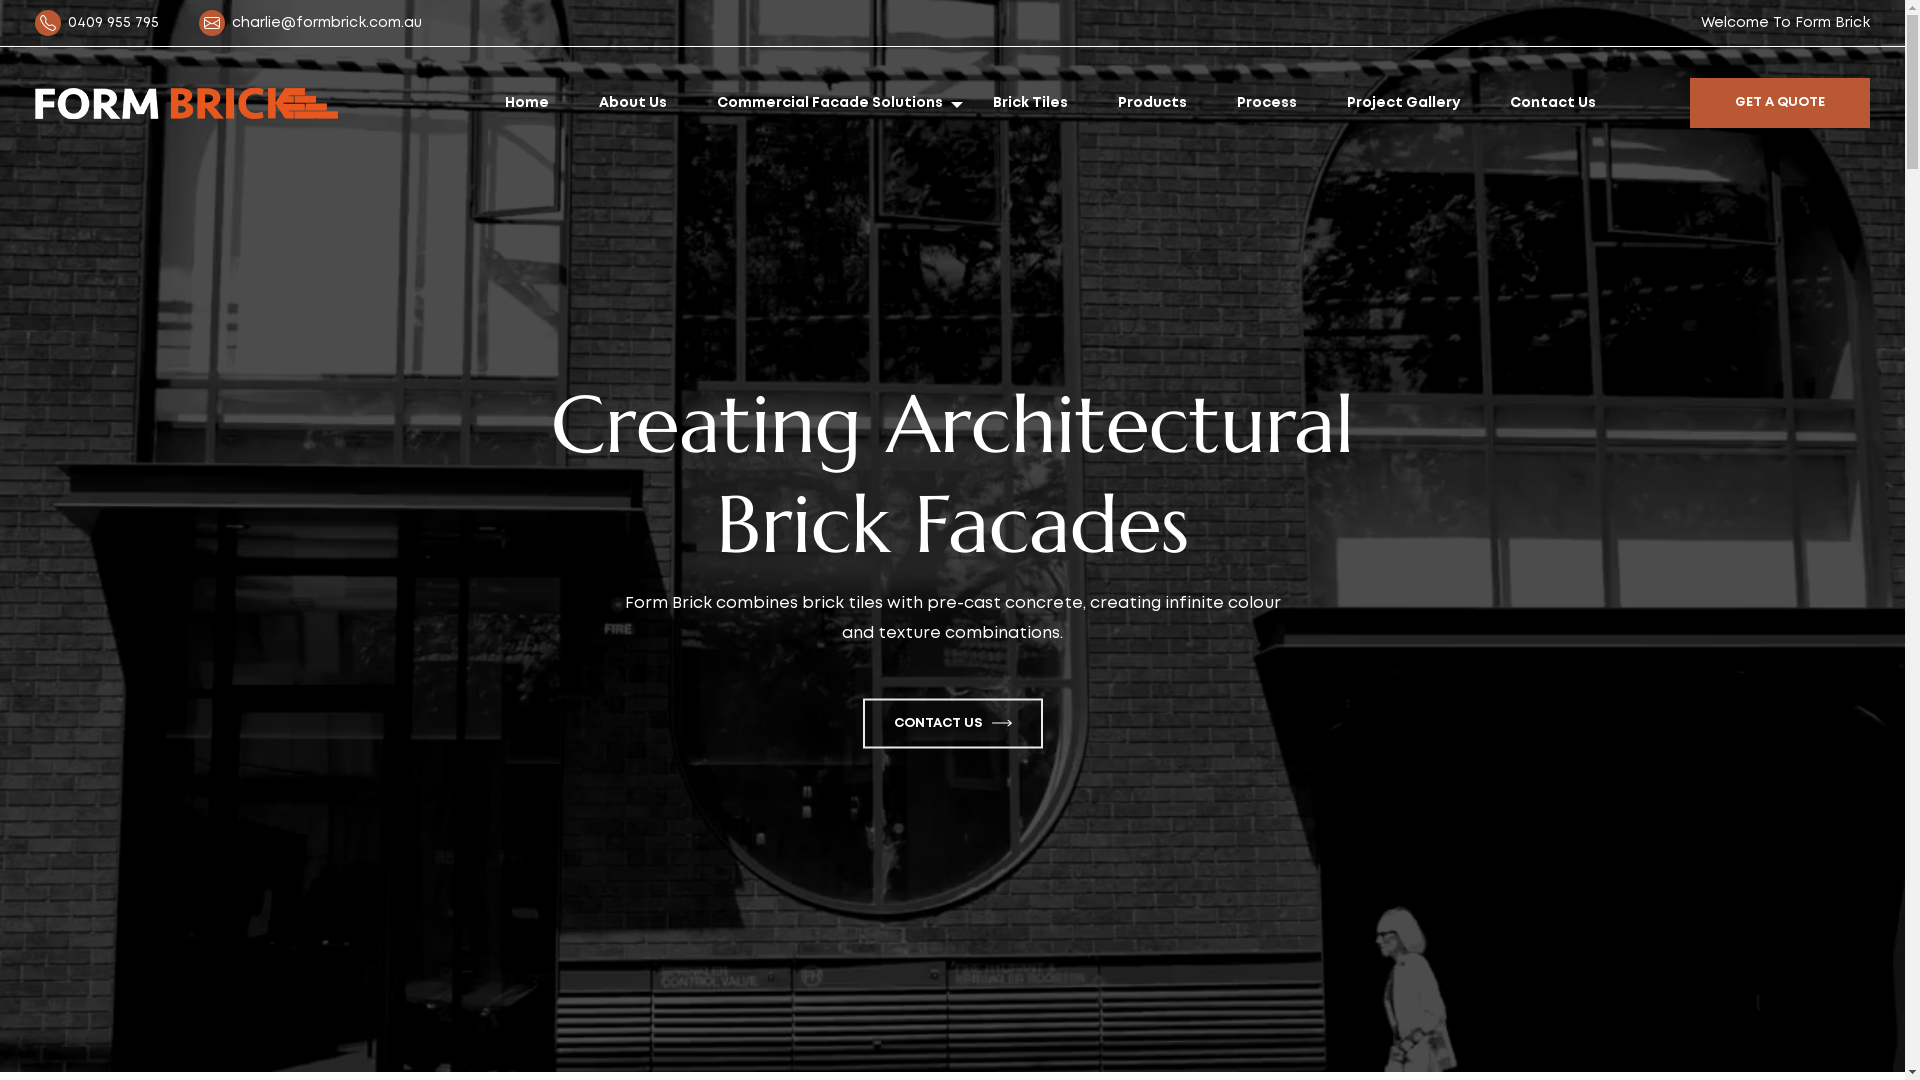  What do you see at coordinates (51, 23) in the screenshot?
I see `'Call Us'` at bounding box center [51, 23].